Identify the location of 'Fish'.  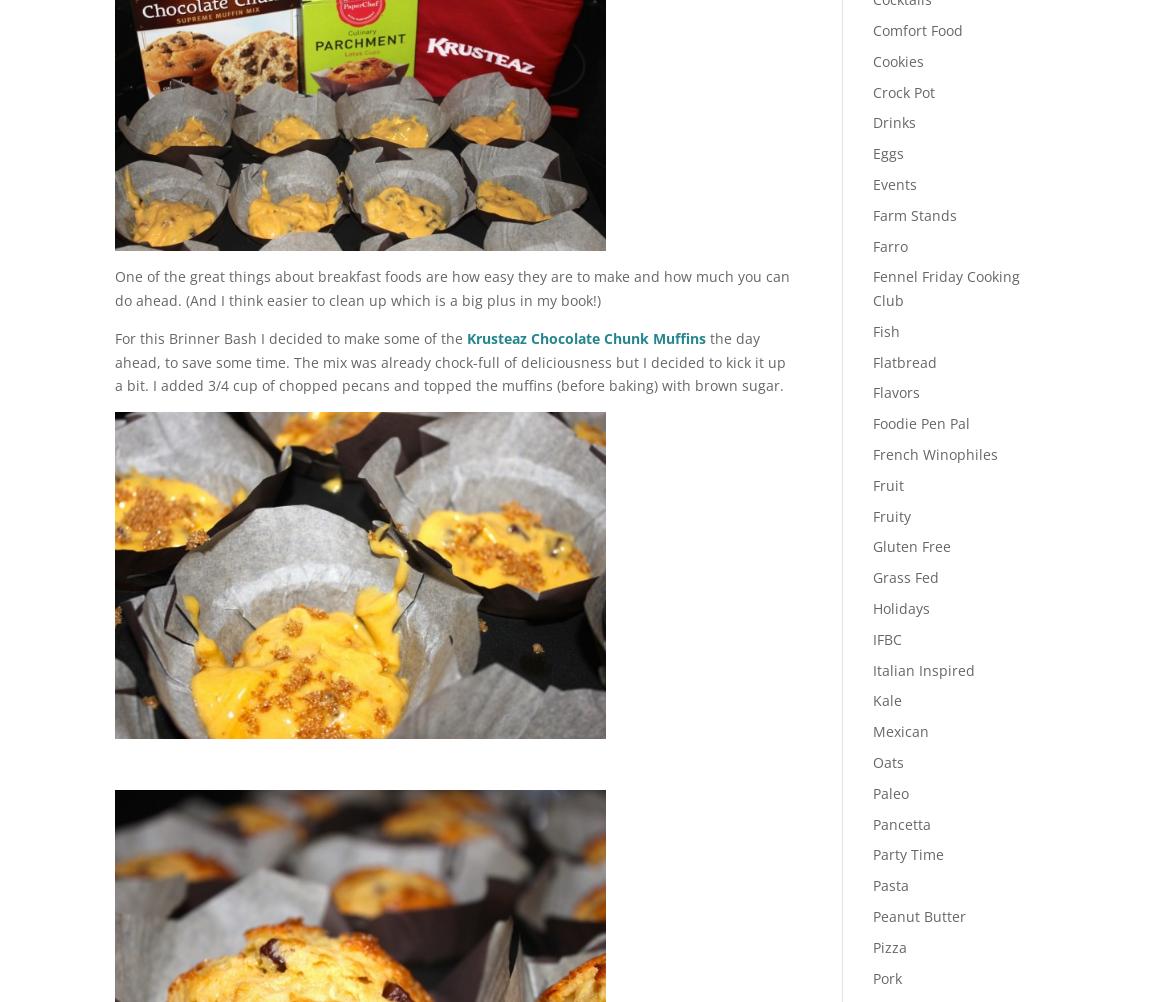
(885, 329).